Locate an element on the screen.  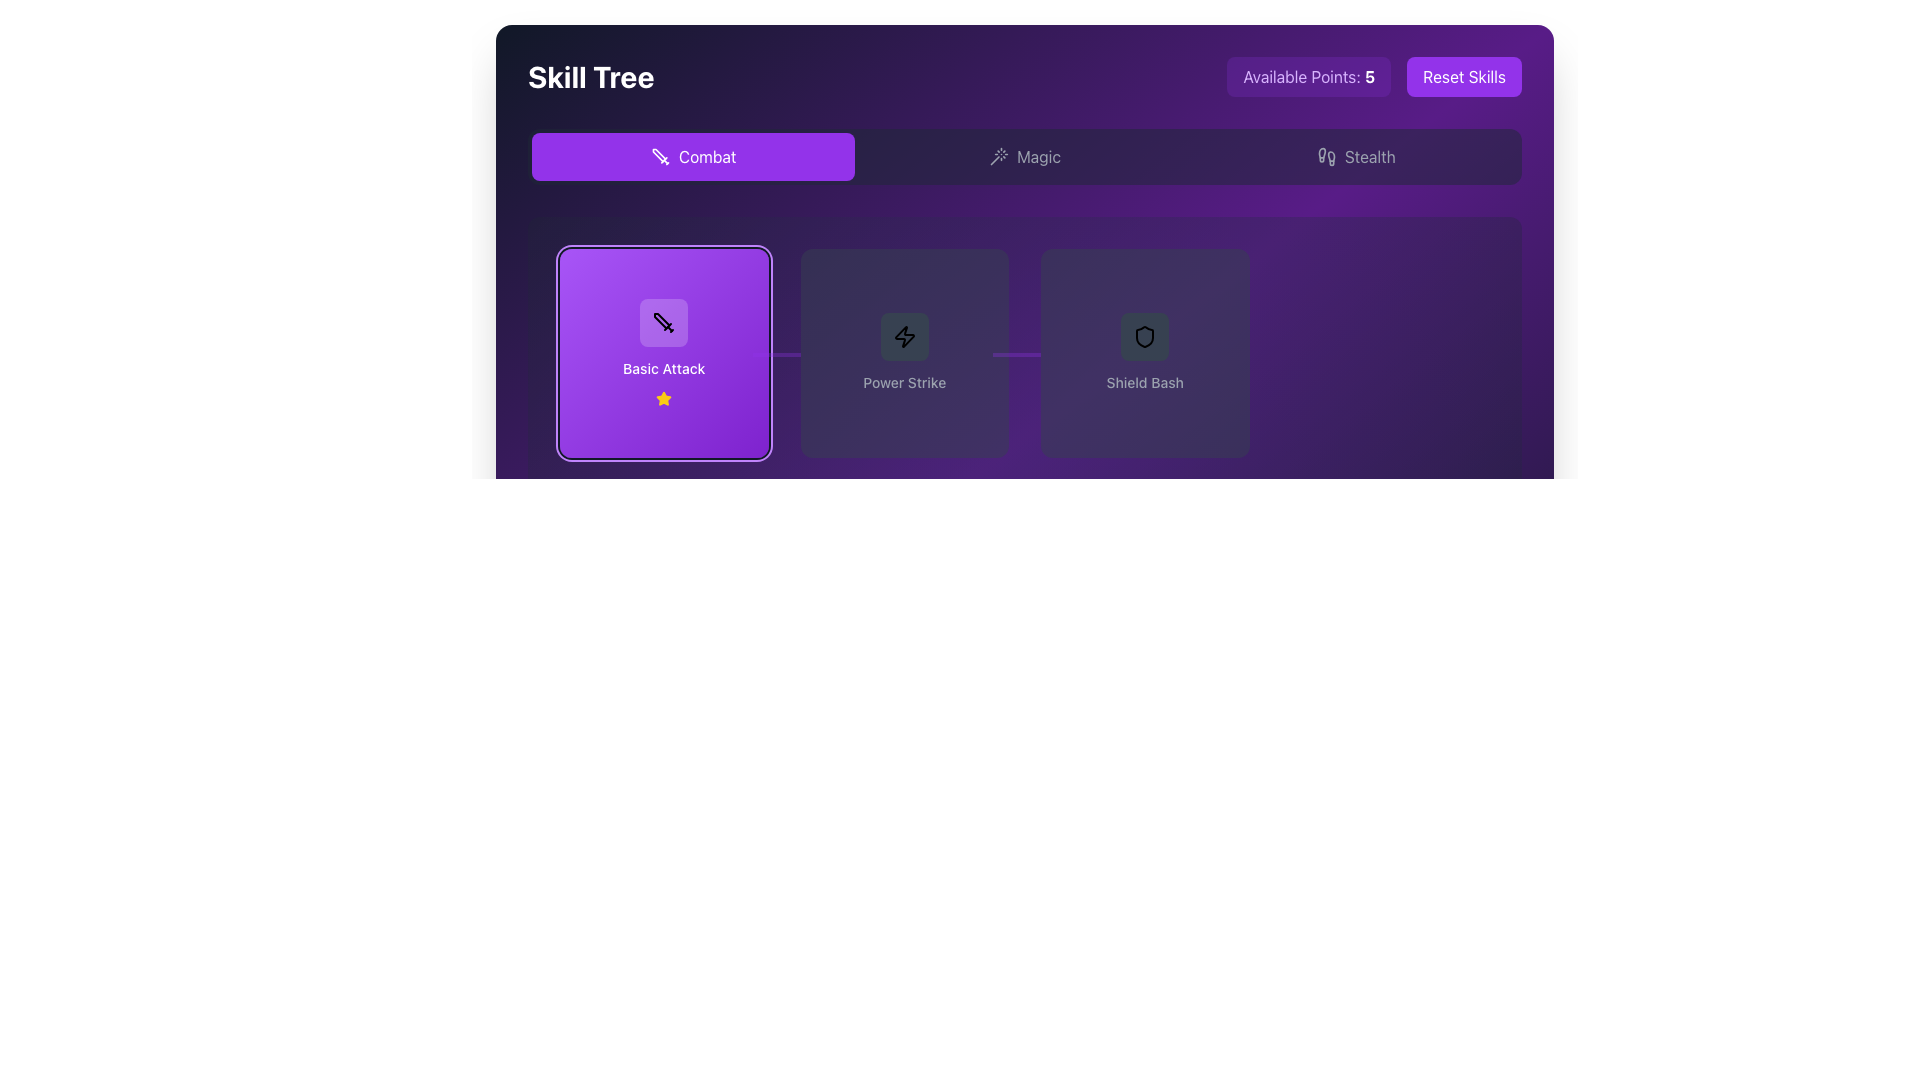
the yellow star-shaped icon located in the 'Basic Attack' section of the skill tree, directly below the text label is located at coordinates (664, 398).